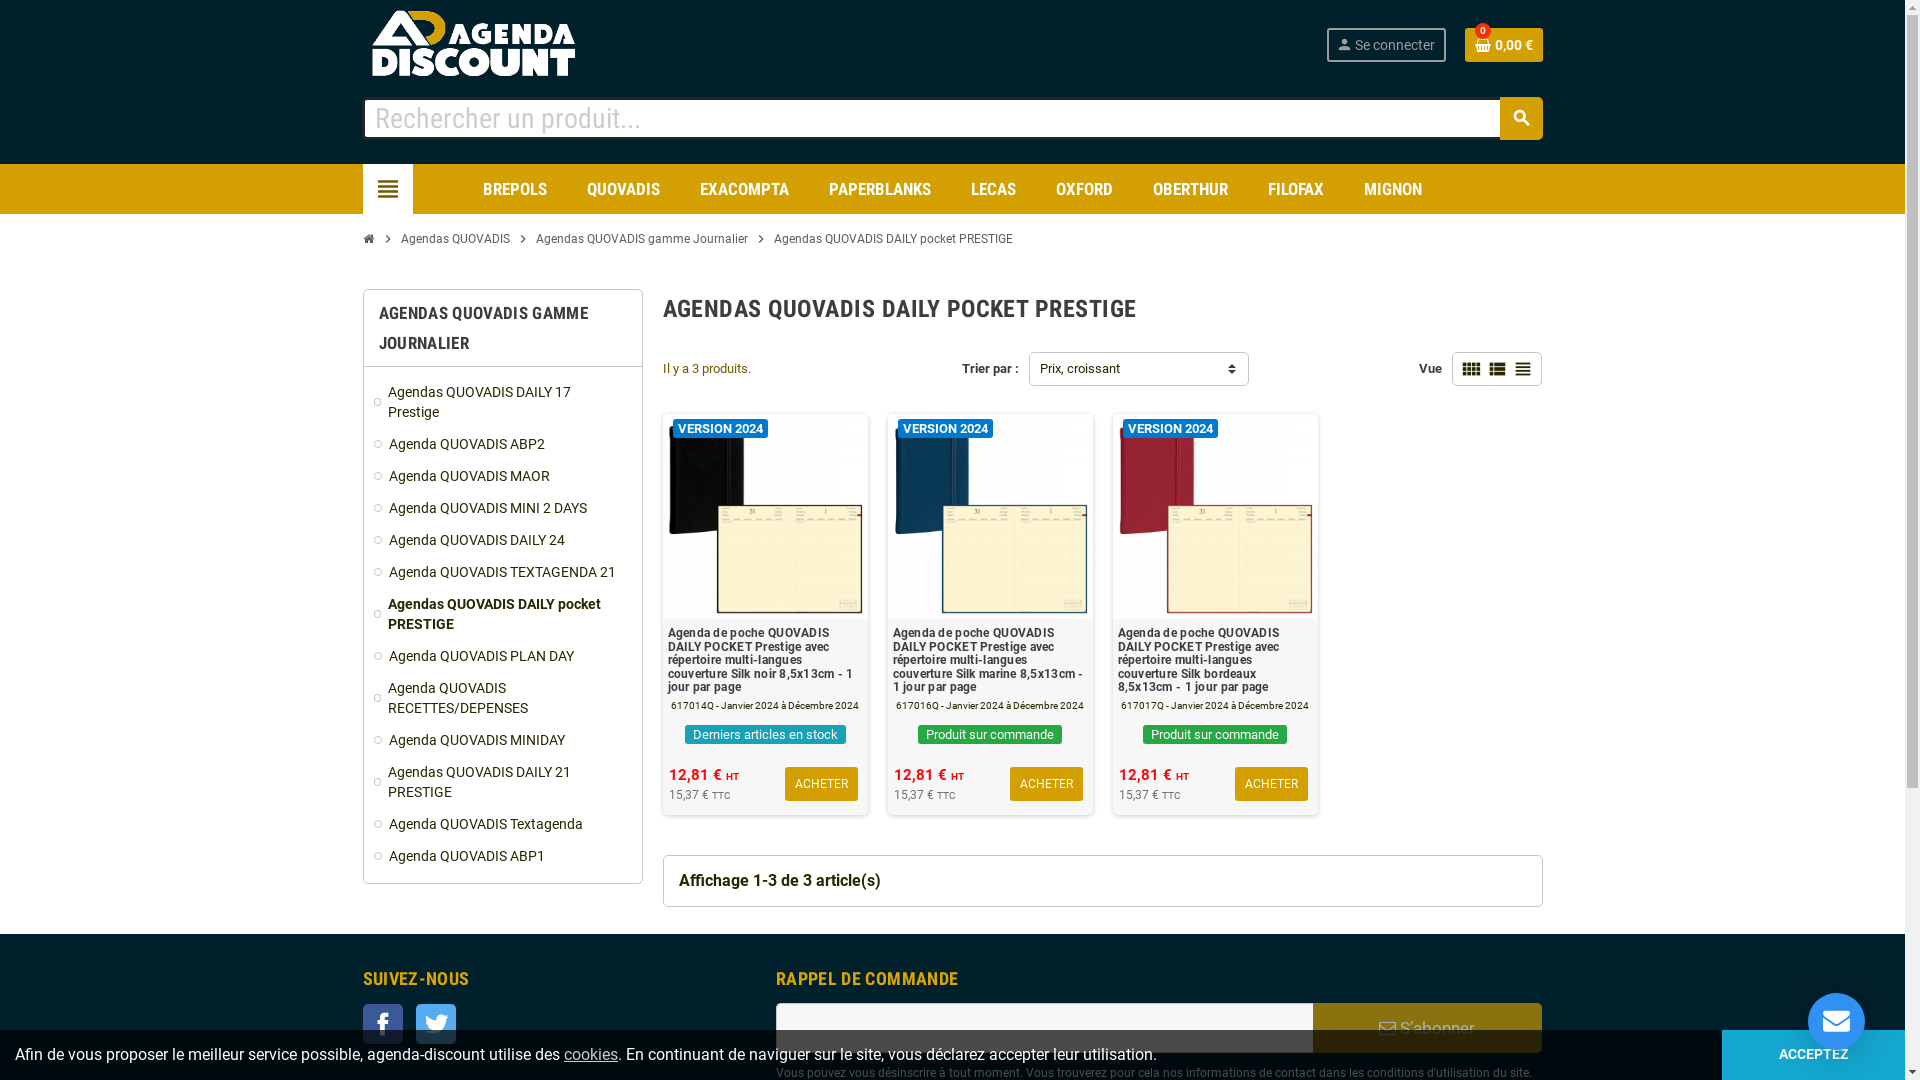 The image size is (1920, 1080). Describe the element at coordinates (503, 442) in the screenshot. I see `'Agenda QUOVADIS ABP2'` at that location.